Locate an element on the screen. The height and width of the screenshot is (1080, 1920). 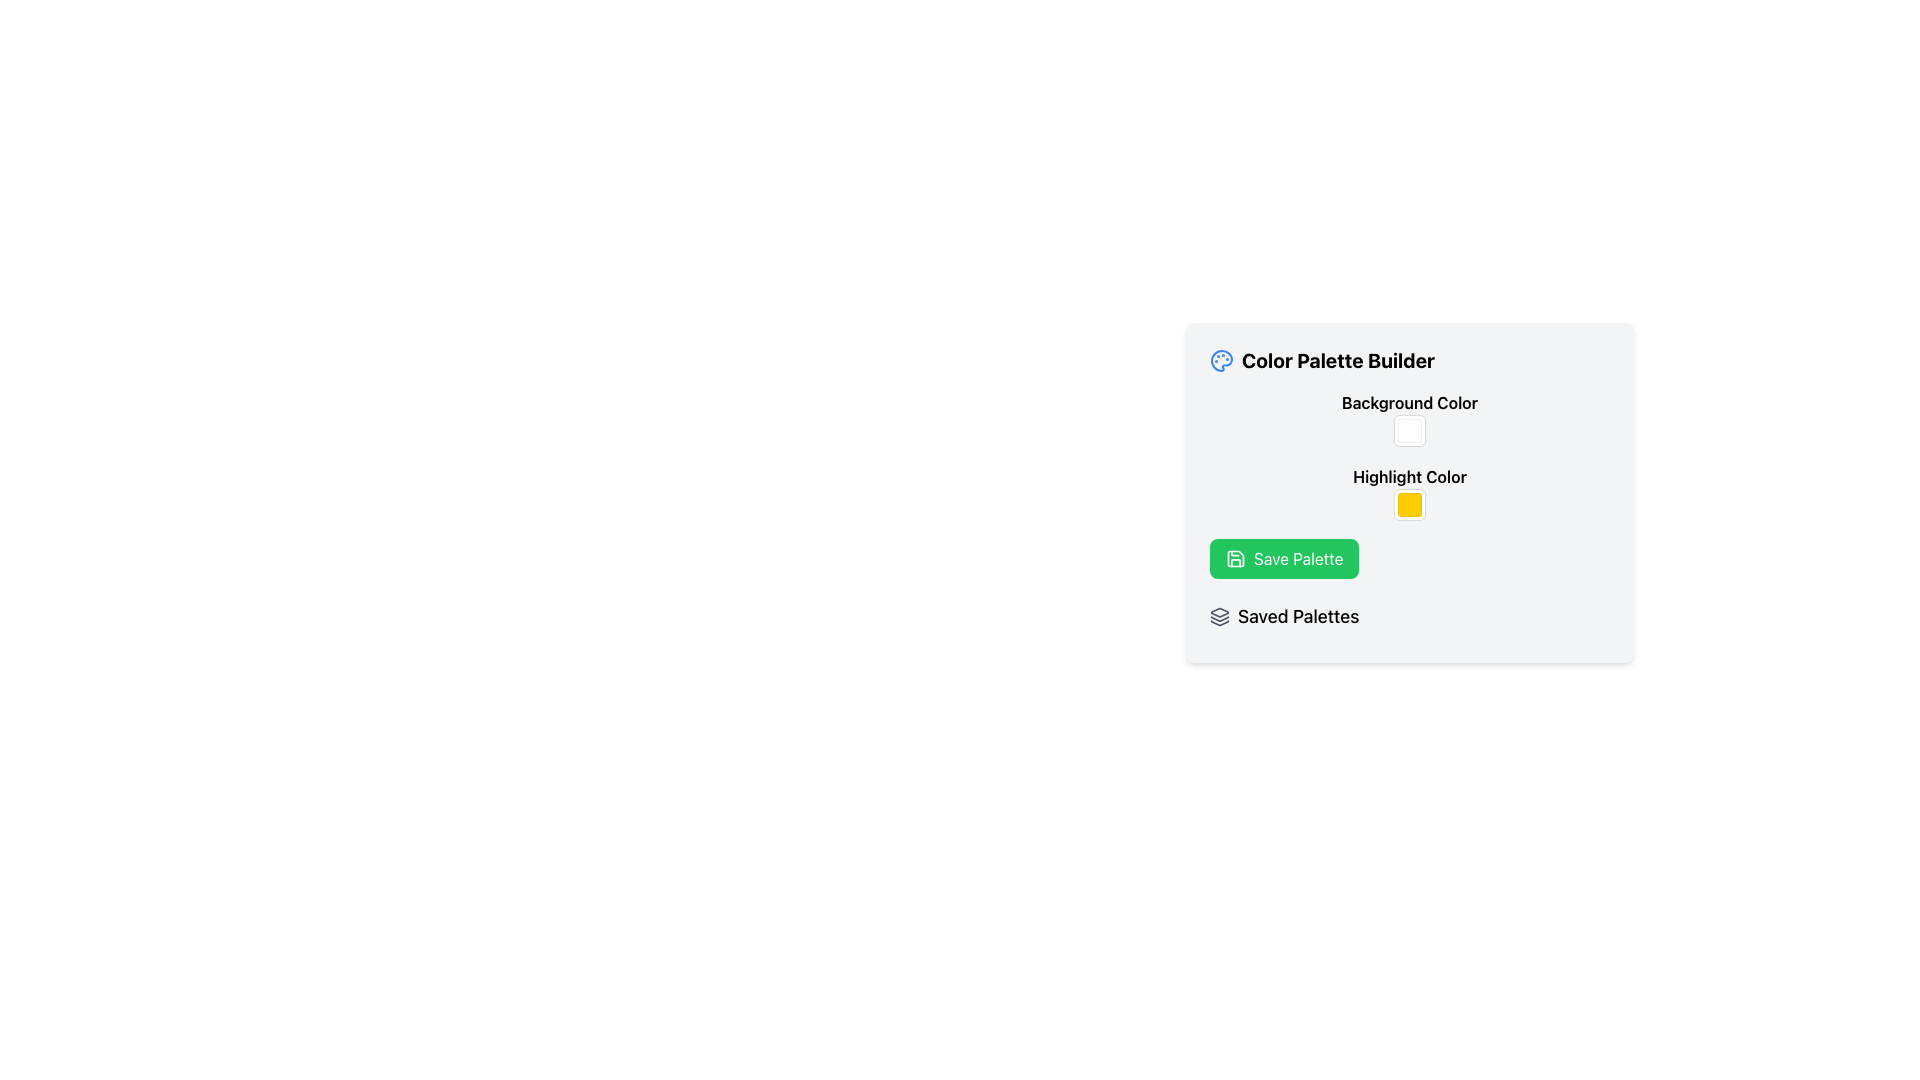
the Color Picker Trigger located in the 'Highlight Color' section of the color palette builder card is located at coordinates (1409, 504).